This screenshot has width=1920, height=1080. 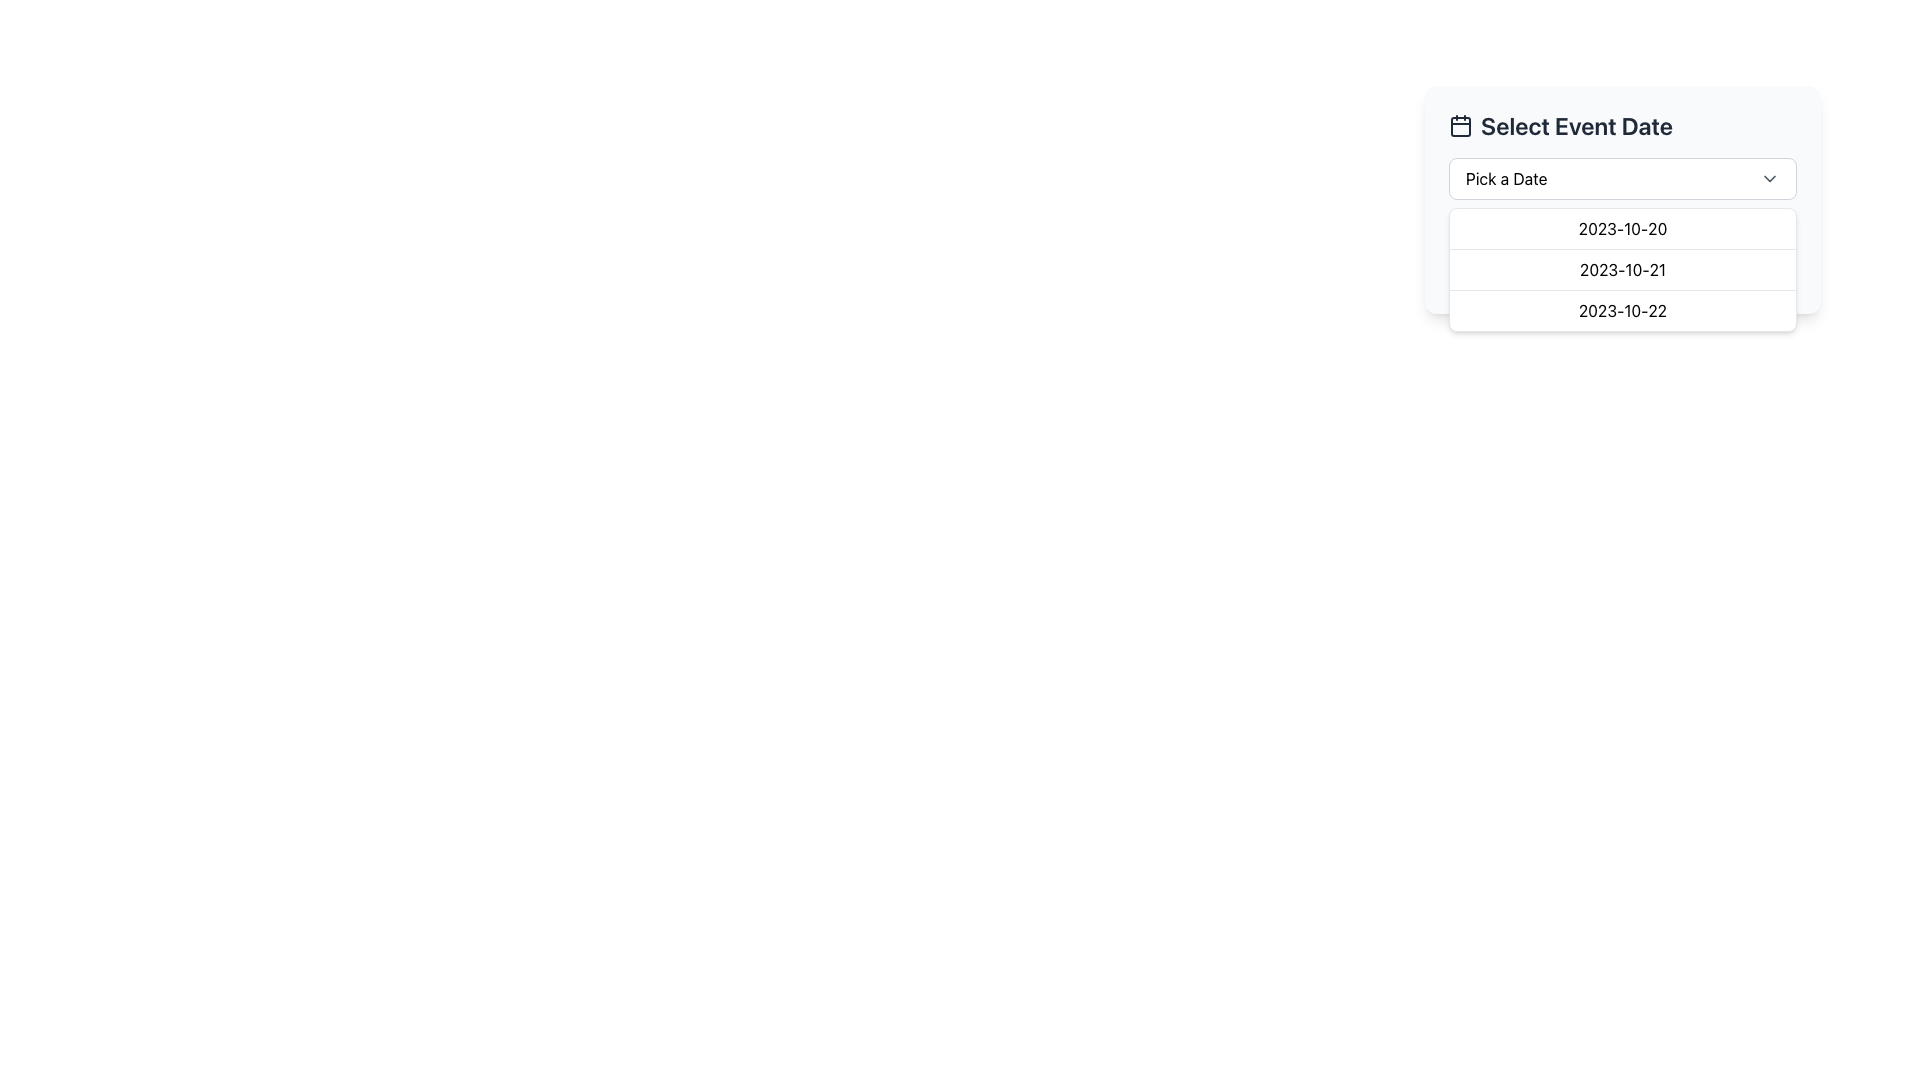 What do you see at coordinates (1622, 270) in the screenshot?
I see `the list item displaying '2023-10-21' in the date selection dropdown menu` at bounding box center [1622, 270].